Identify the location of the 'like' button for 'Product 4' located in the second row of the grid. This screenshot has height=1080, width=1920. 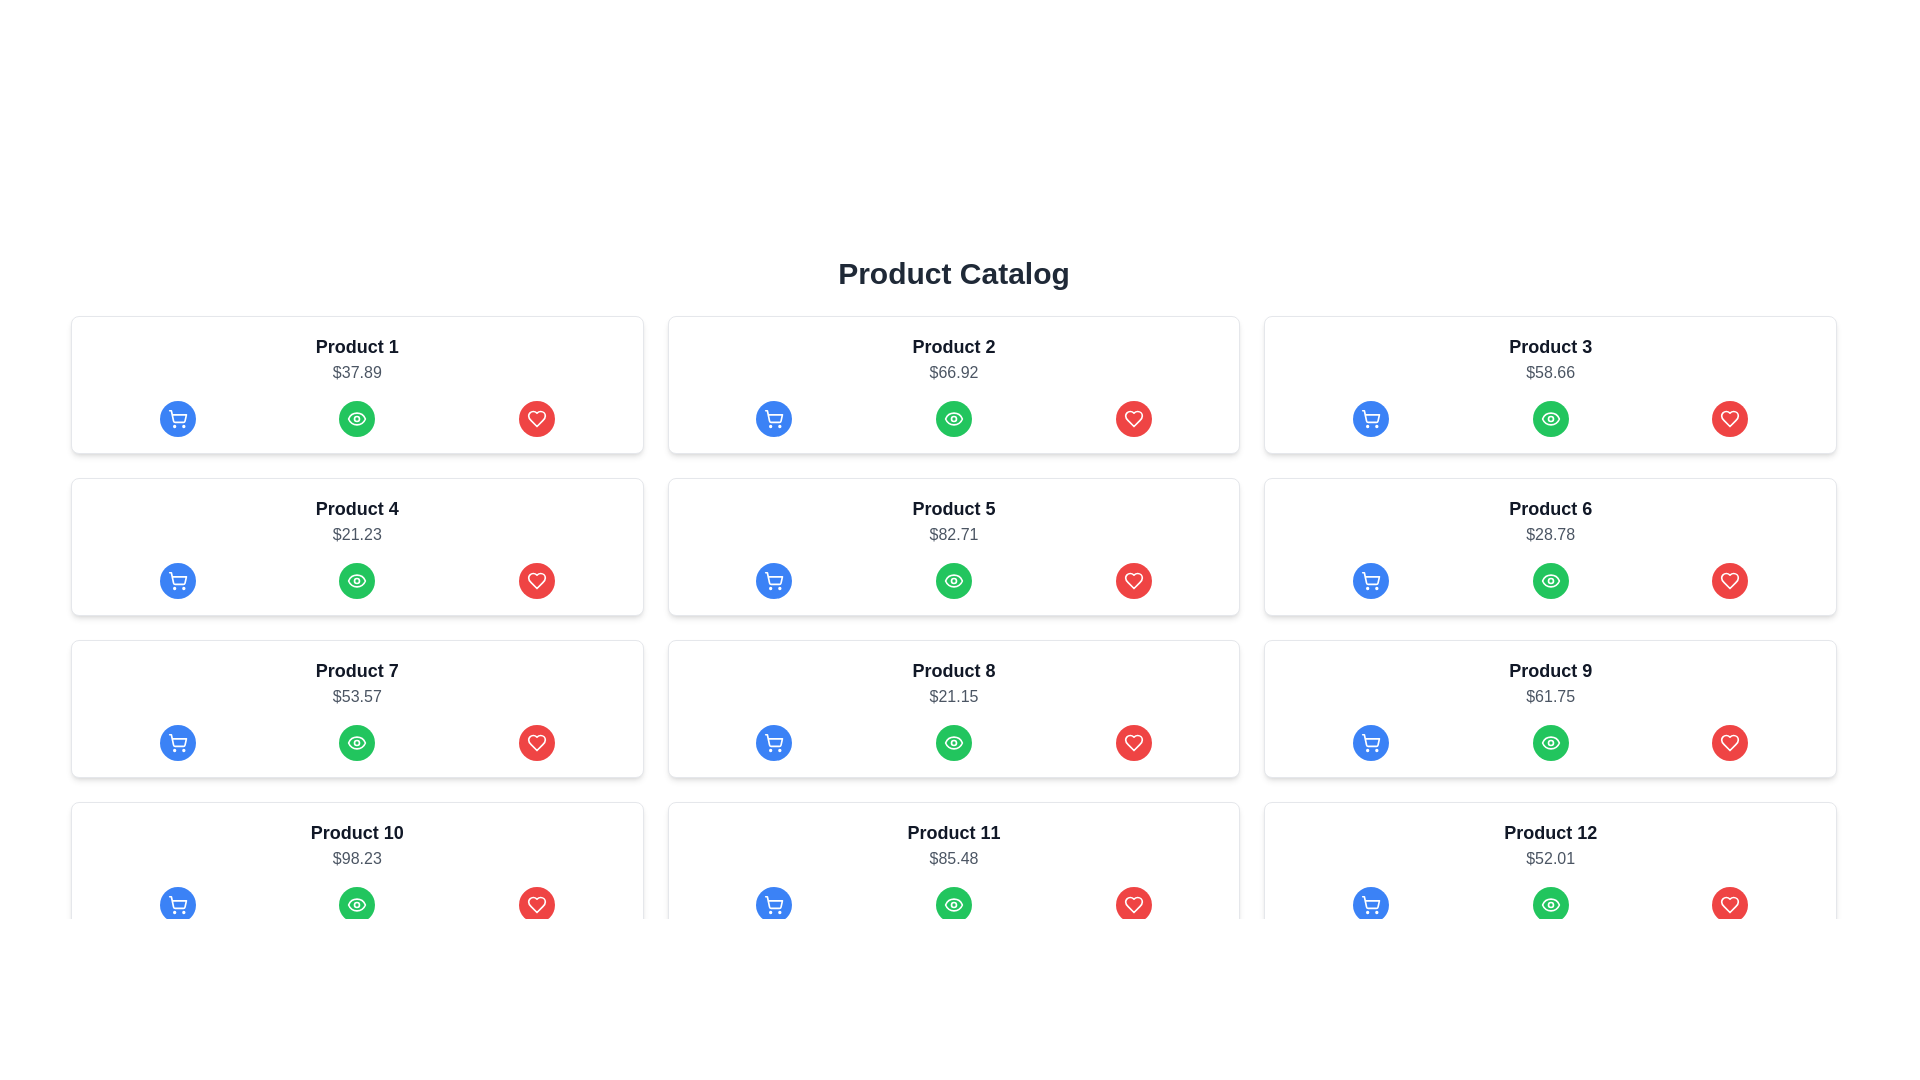
(536, 581).